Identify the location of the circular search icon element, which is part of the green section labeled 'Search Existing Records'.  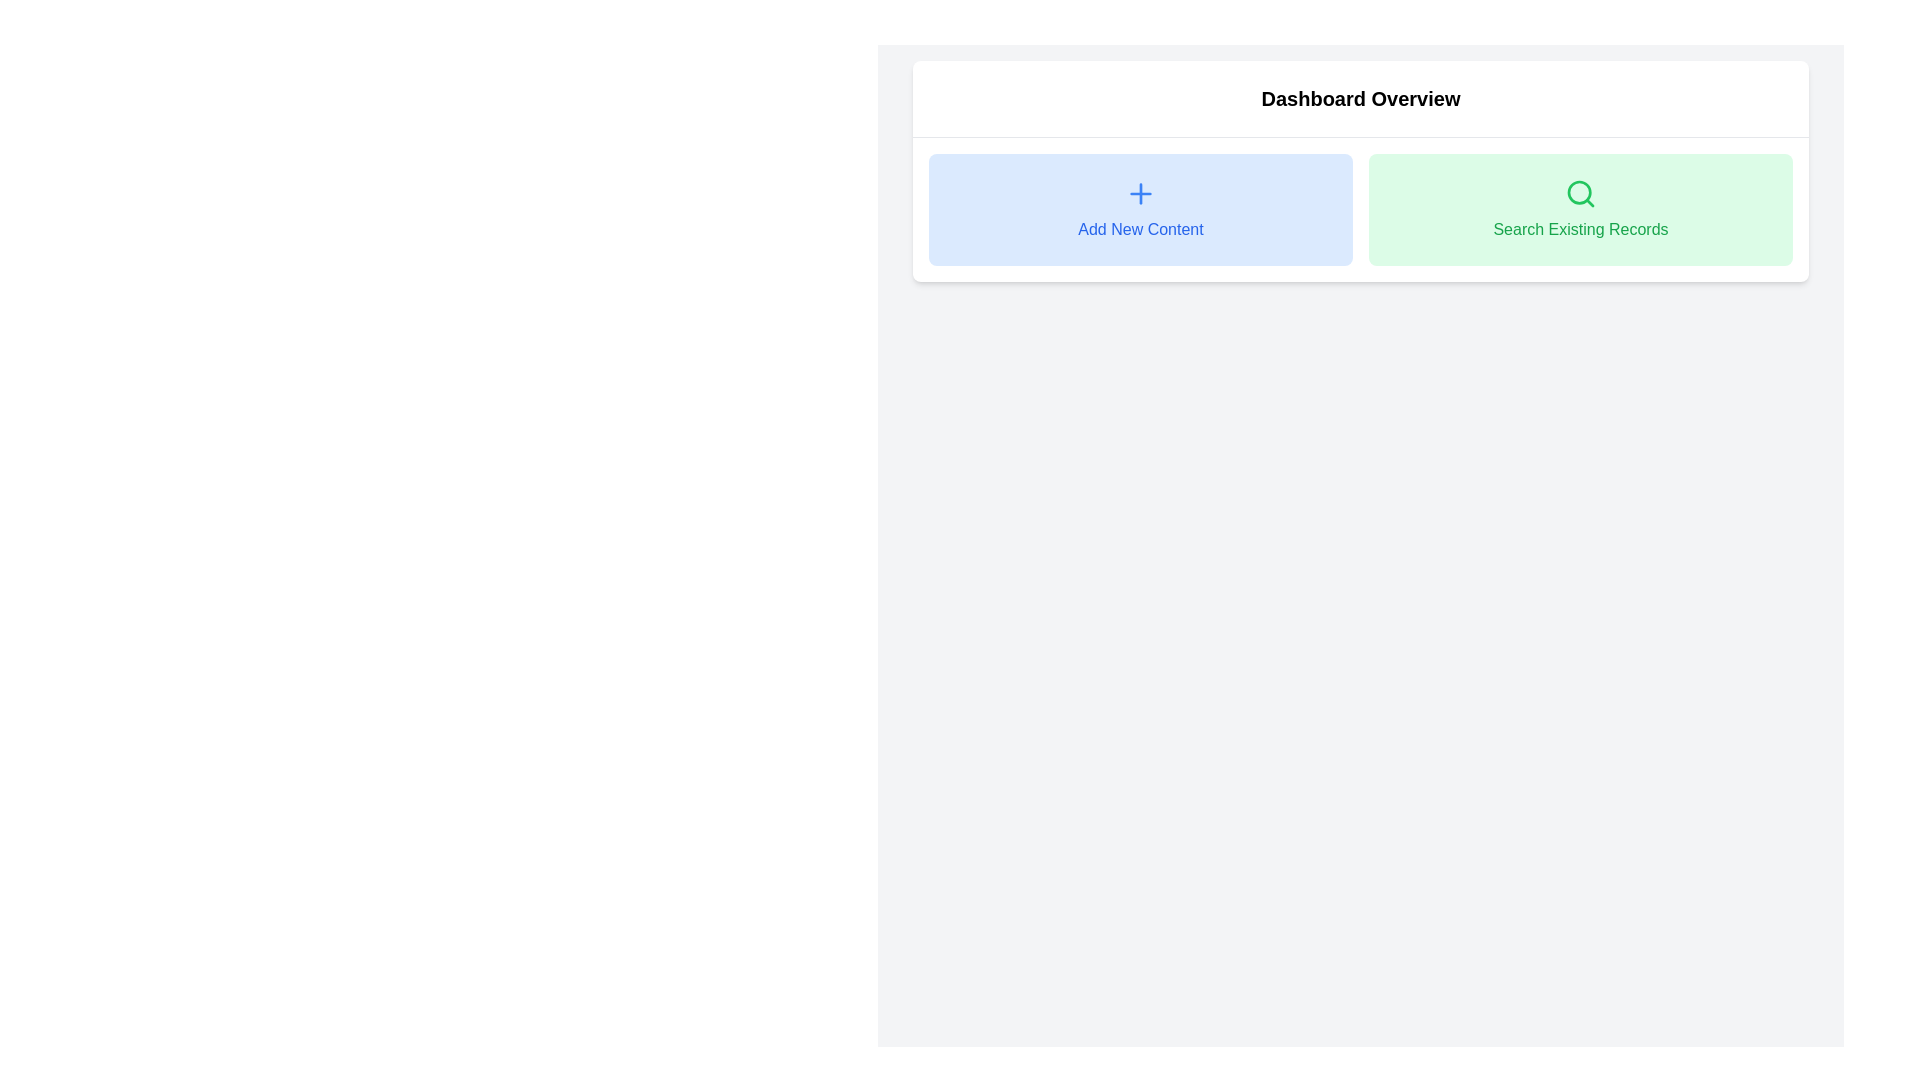
(1578, 192).